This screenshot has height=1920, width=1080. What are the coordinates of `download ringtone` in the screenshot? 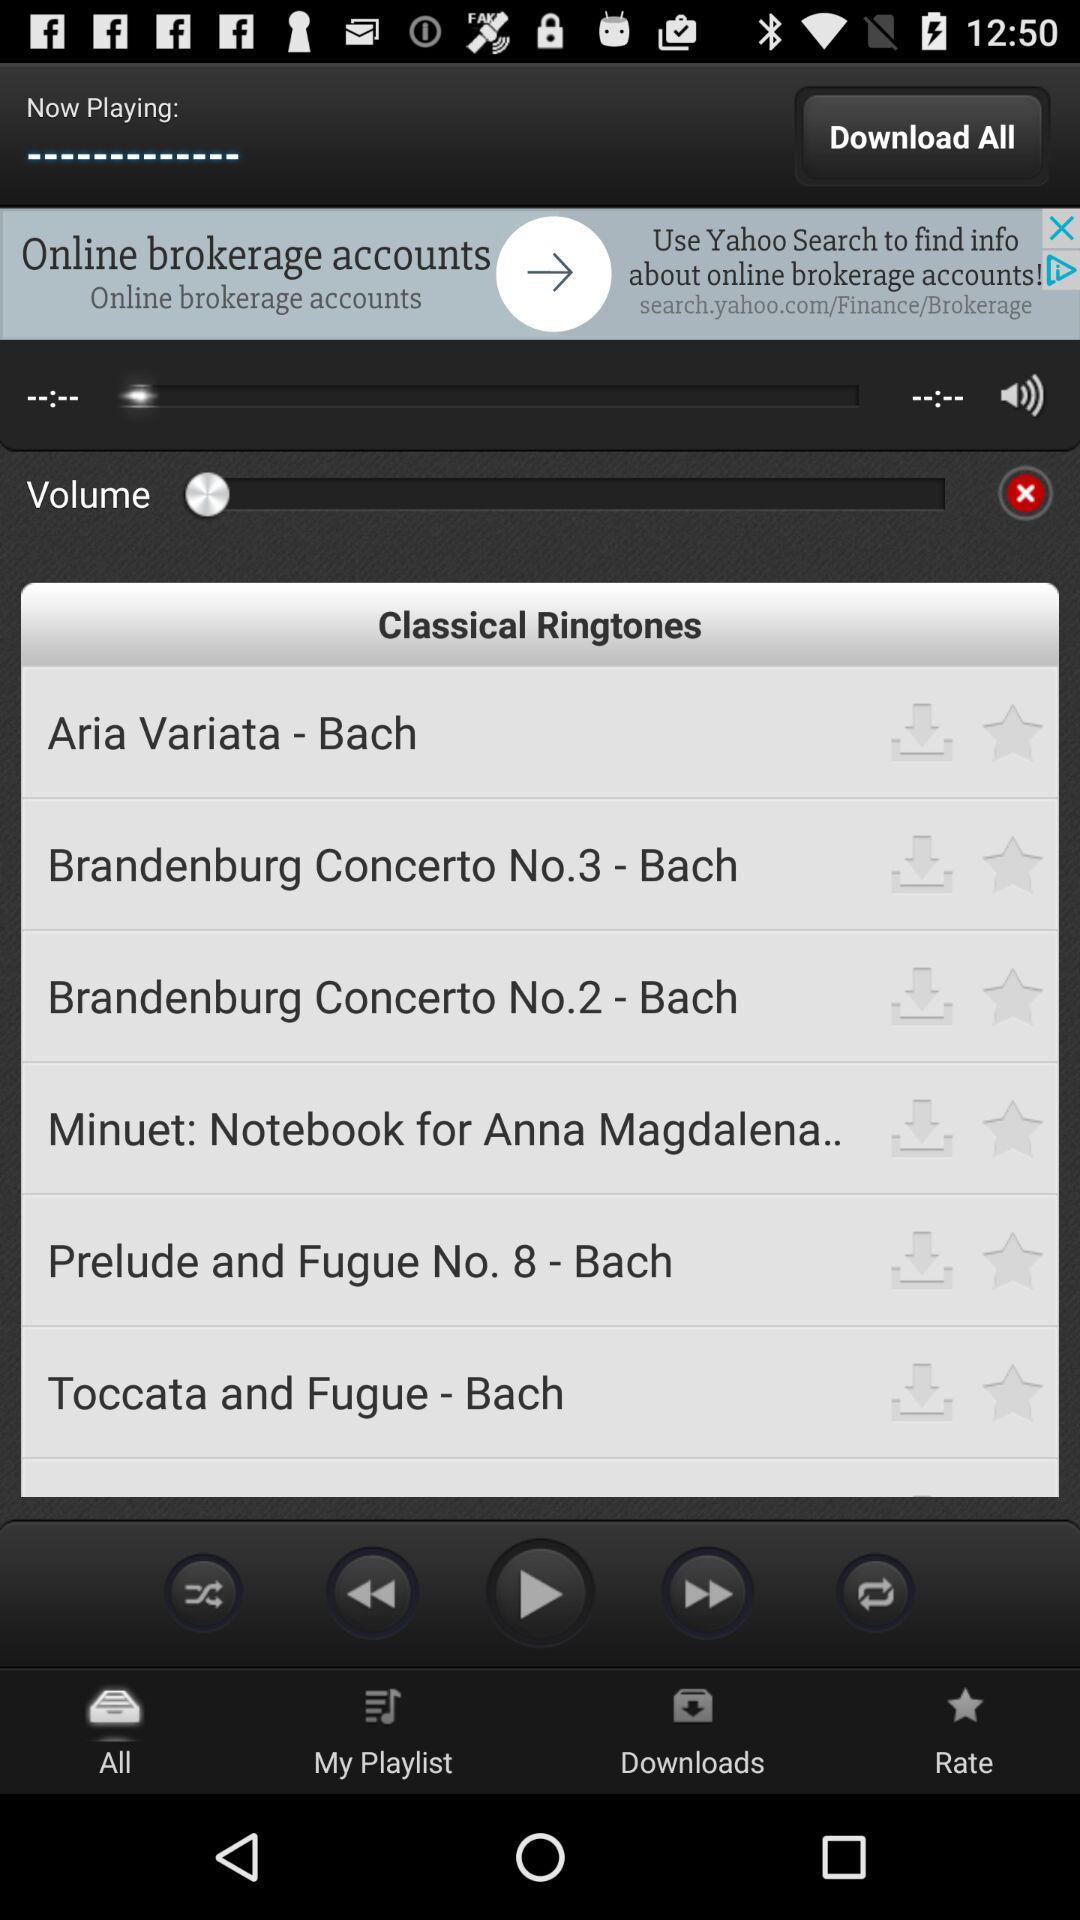 It's located at (922, 1127).